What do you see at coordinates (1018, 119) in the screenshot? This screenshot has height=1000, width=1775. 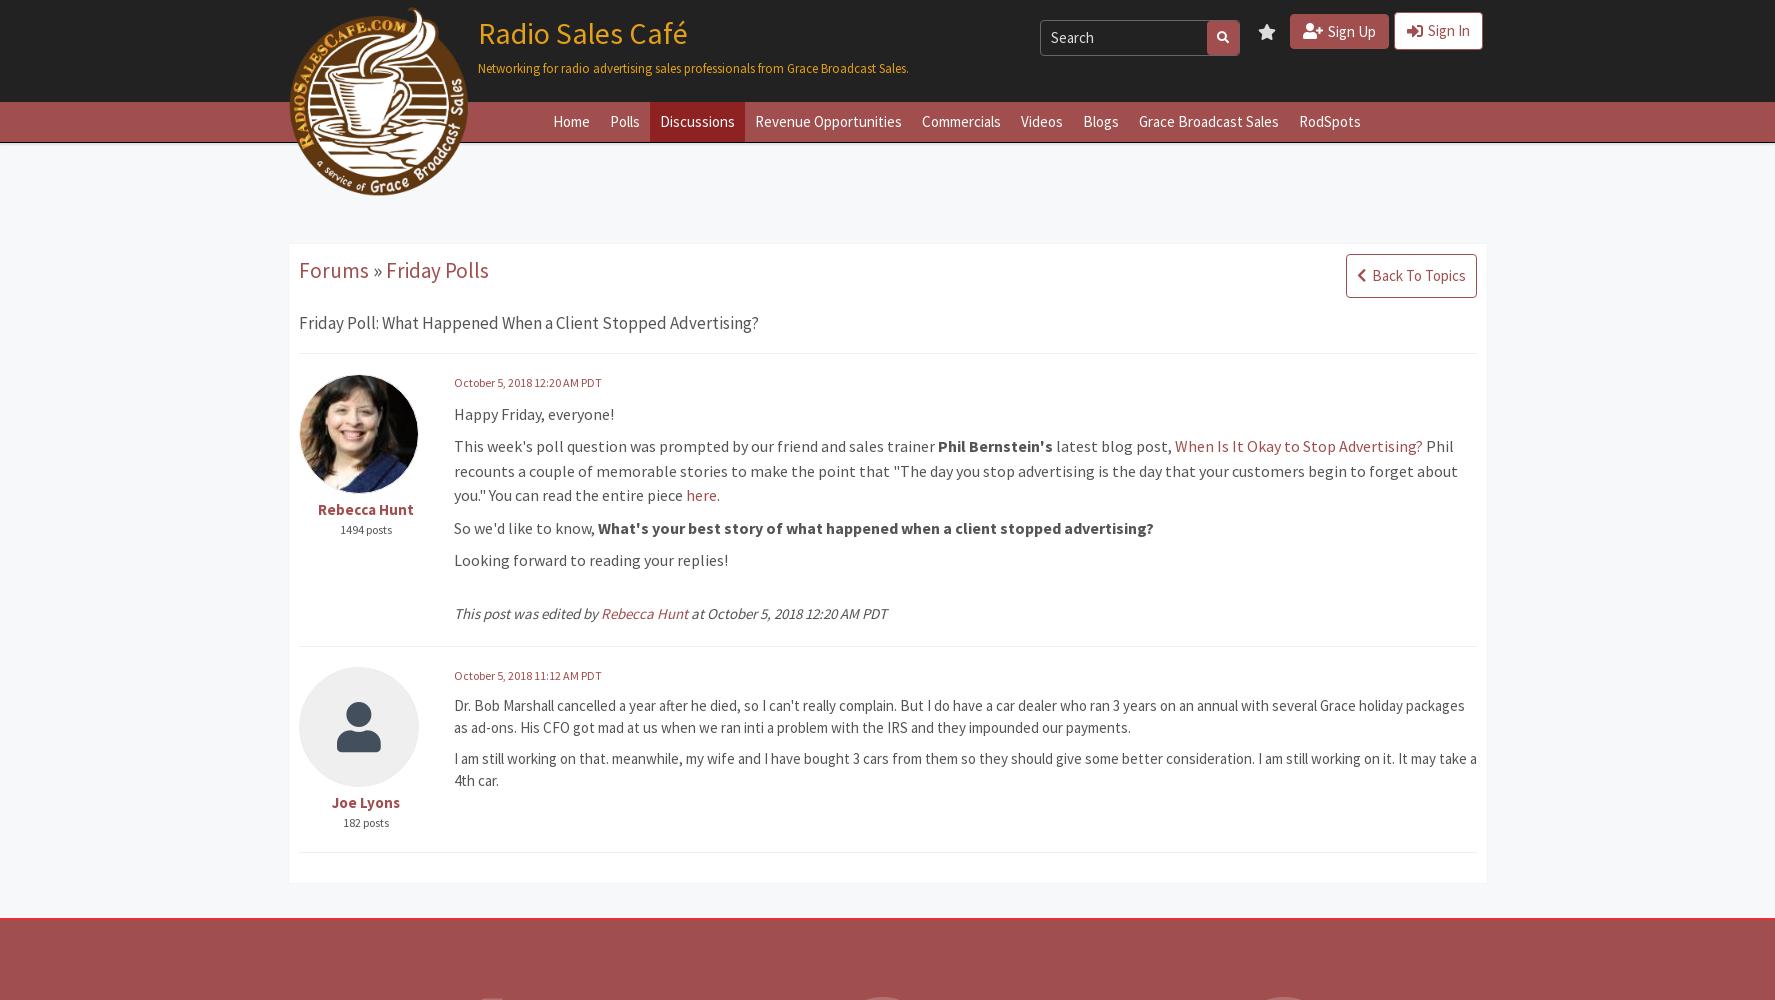 I see `'Videos'` at bounding box center [1018, 119].